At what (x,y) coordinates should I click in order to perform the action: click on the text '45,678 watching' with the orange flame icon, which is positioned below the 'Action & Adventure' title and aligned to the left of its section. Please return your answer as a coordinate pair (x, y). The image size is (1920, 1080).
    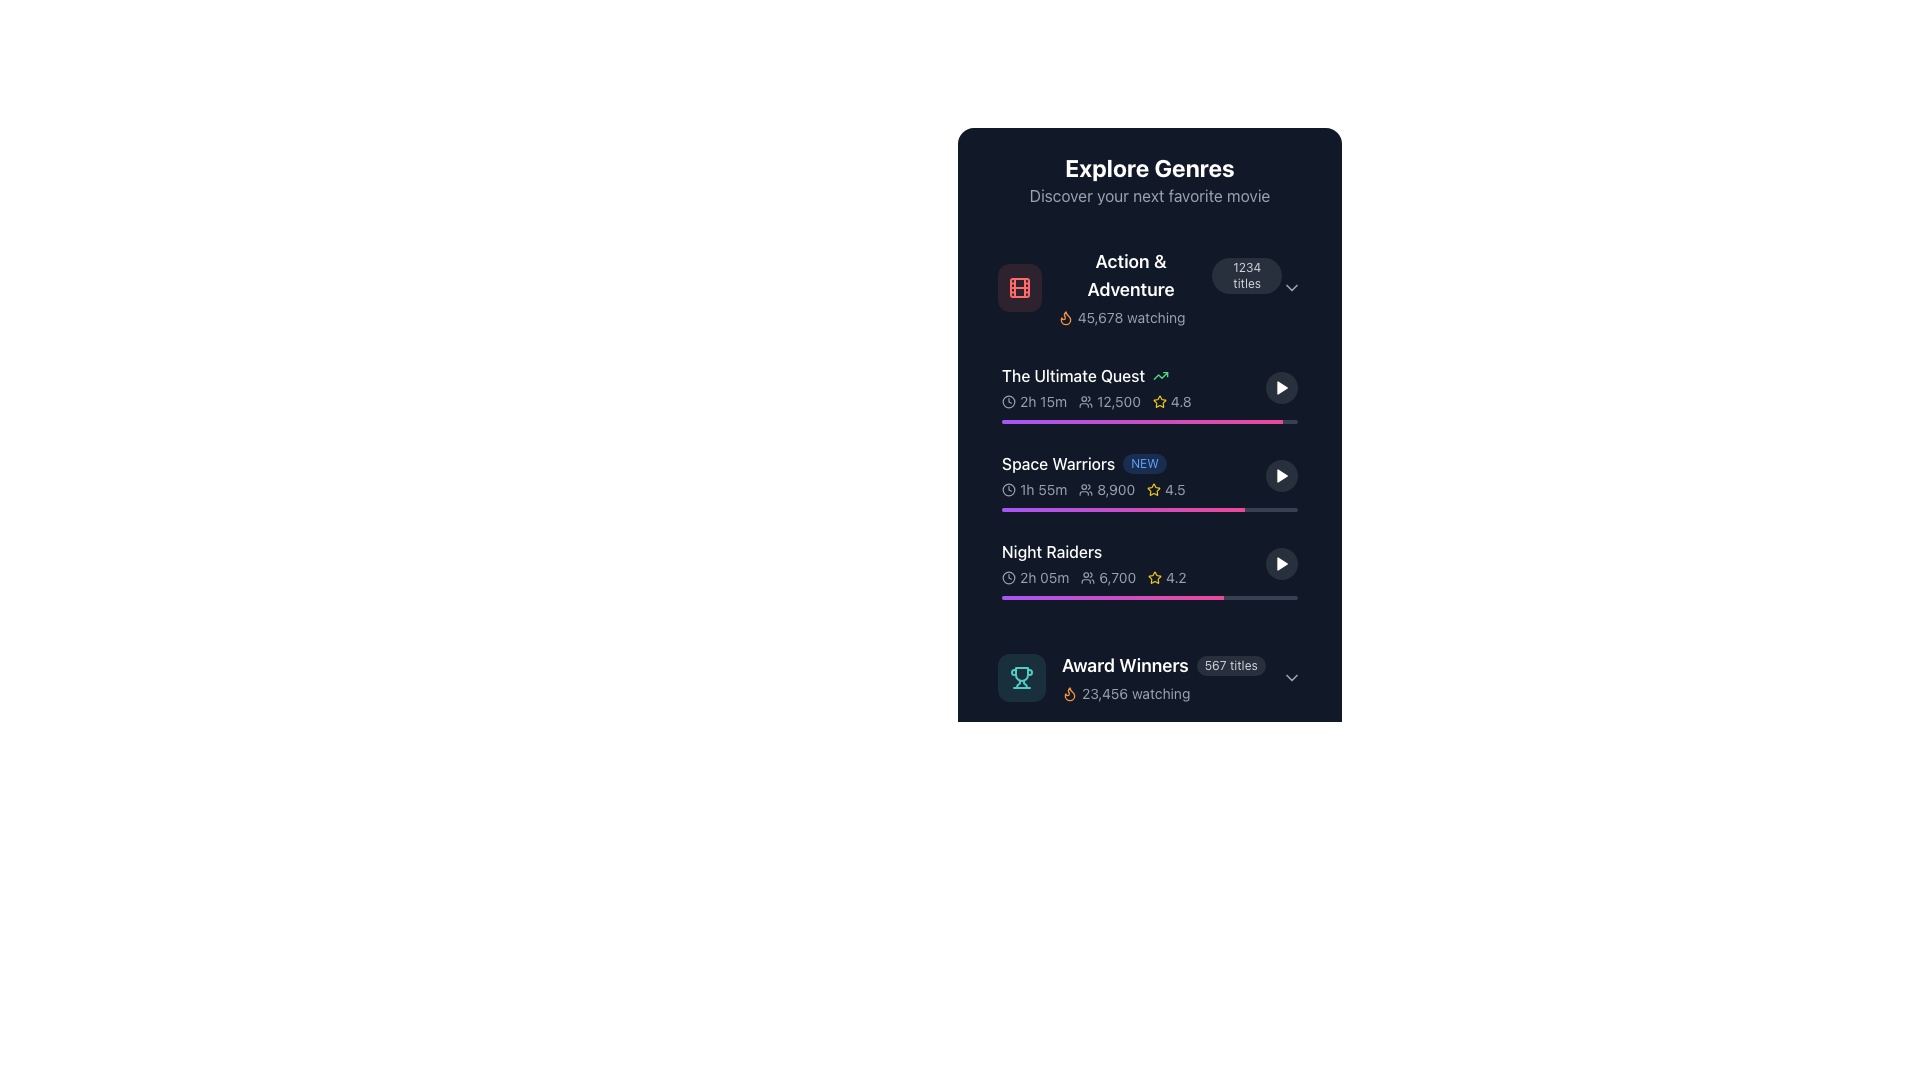
    Looking at the image, I should click on (1121, 316).